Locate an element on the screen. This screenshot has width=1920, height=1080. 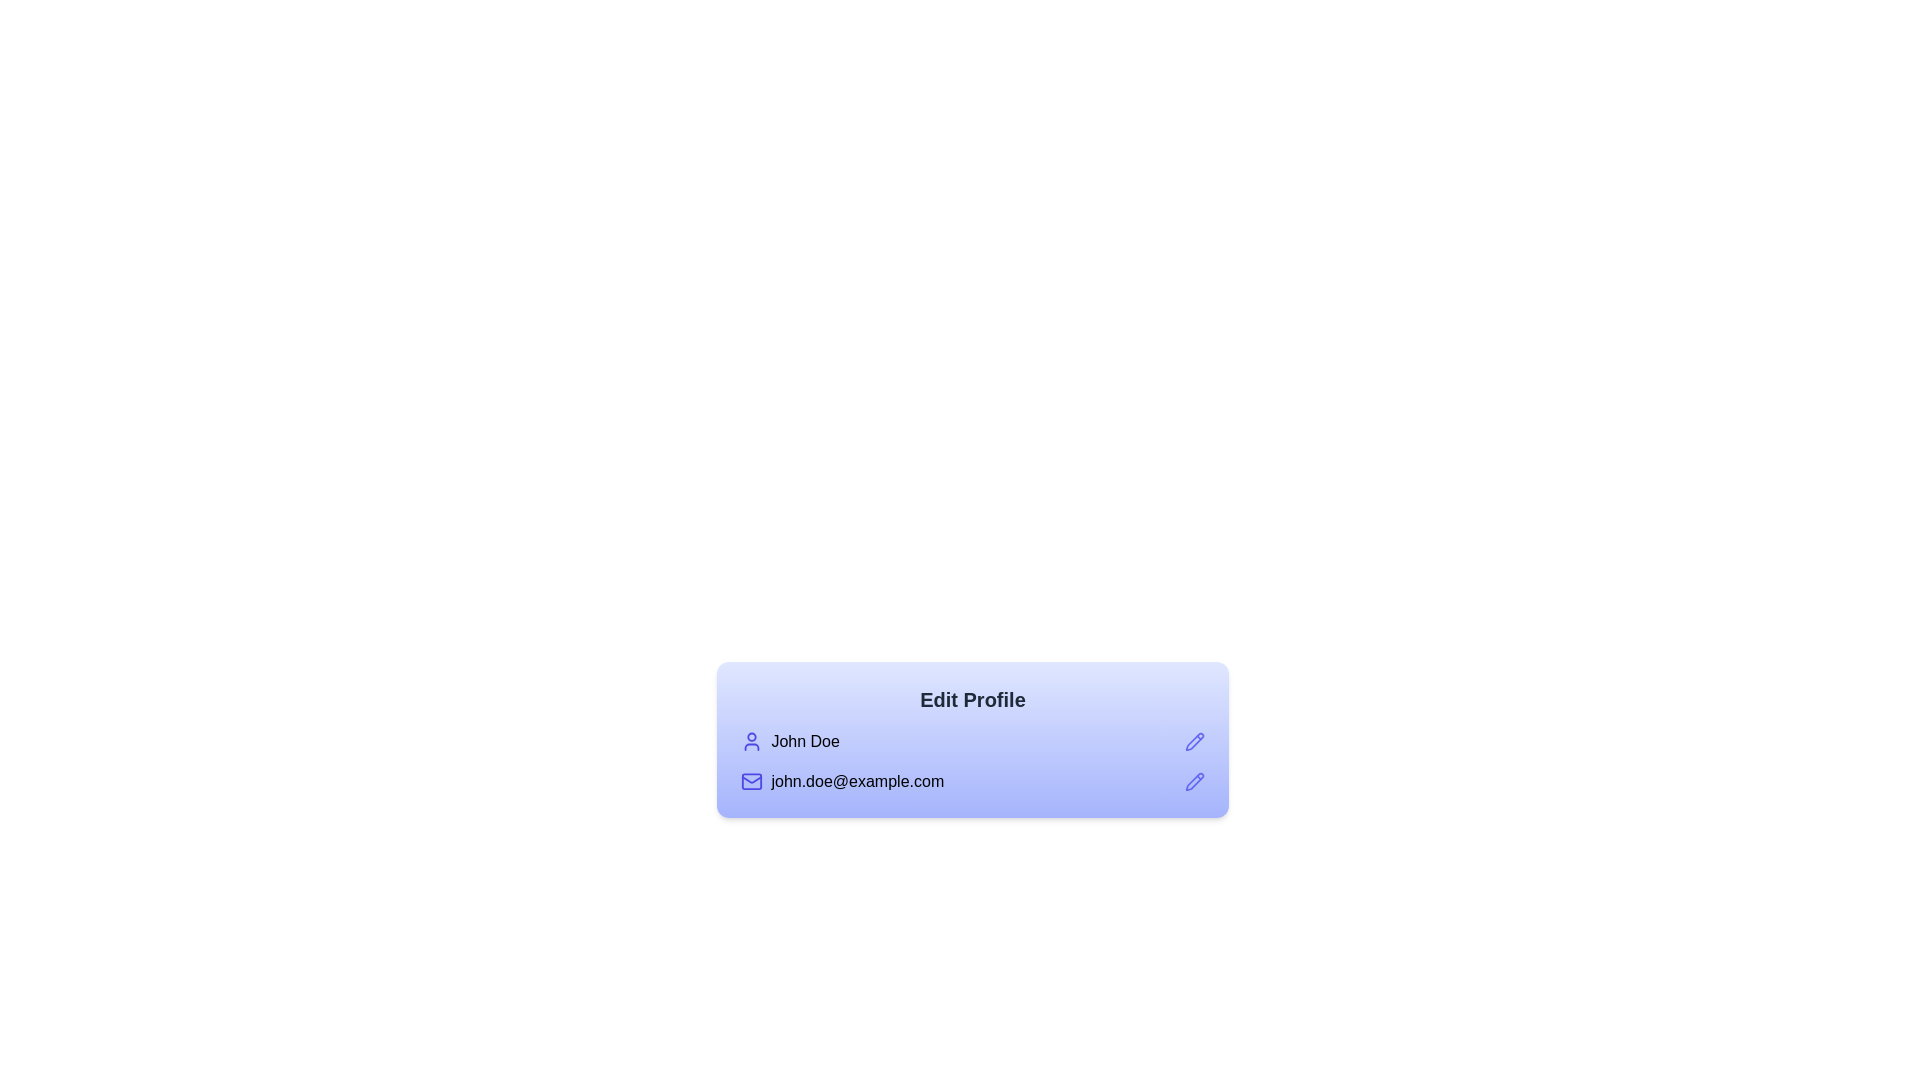
the blue pencil-shaped icon located at the bottom-right corner of the 'Edit Profile' panel to initiate an edit action is located at coordinates (1195, 781).